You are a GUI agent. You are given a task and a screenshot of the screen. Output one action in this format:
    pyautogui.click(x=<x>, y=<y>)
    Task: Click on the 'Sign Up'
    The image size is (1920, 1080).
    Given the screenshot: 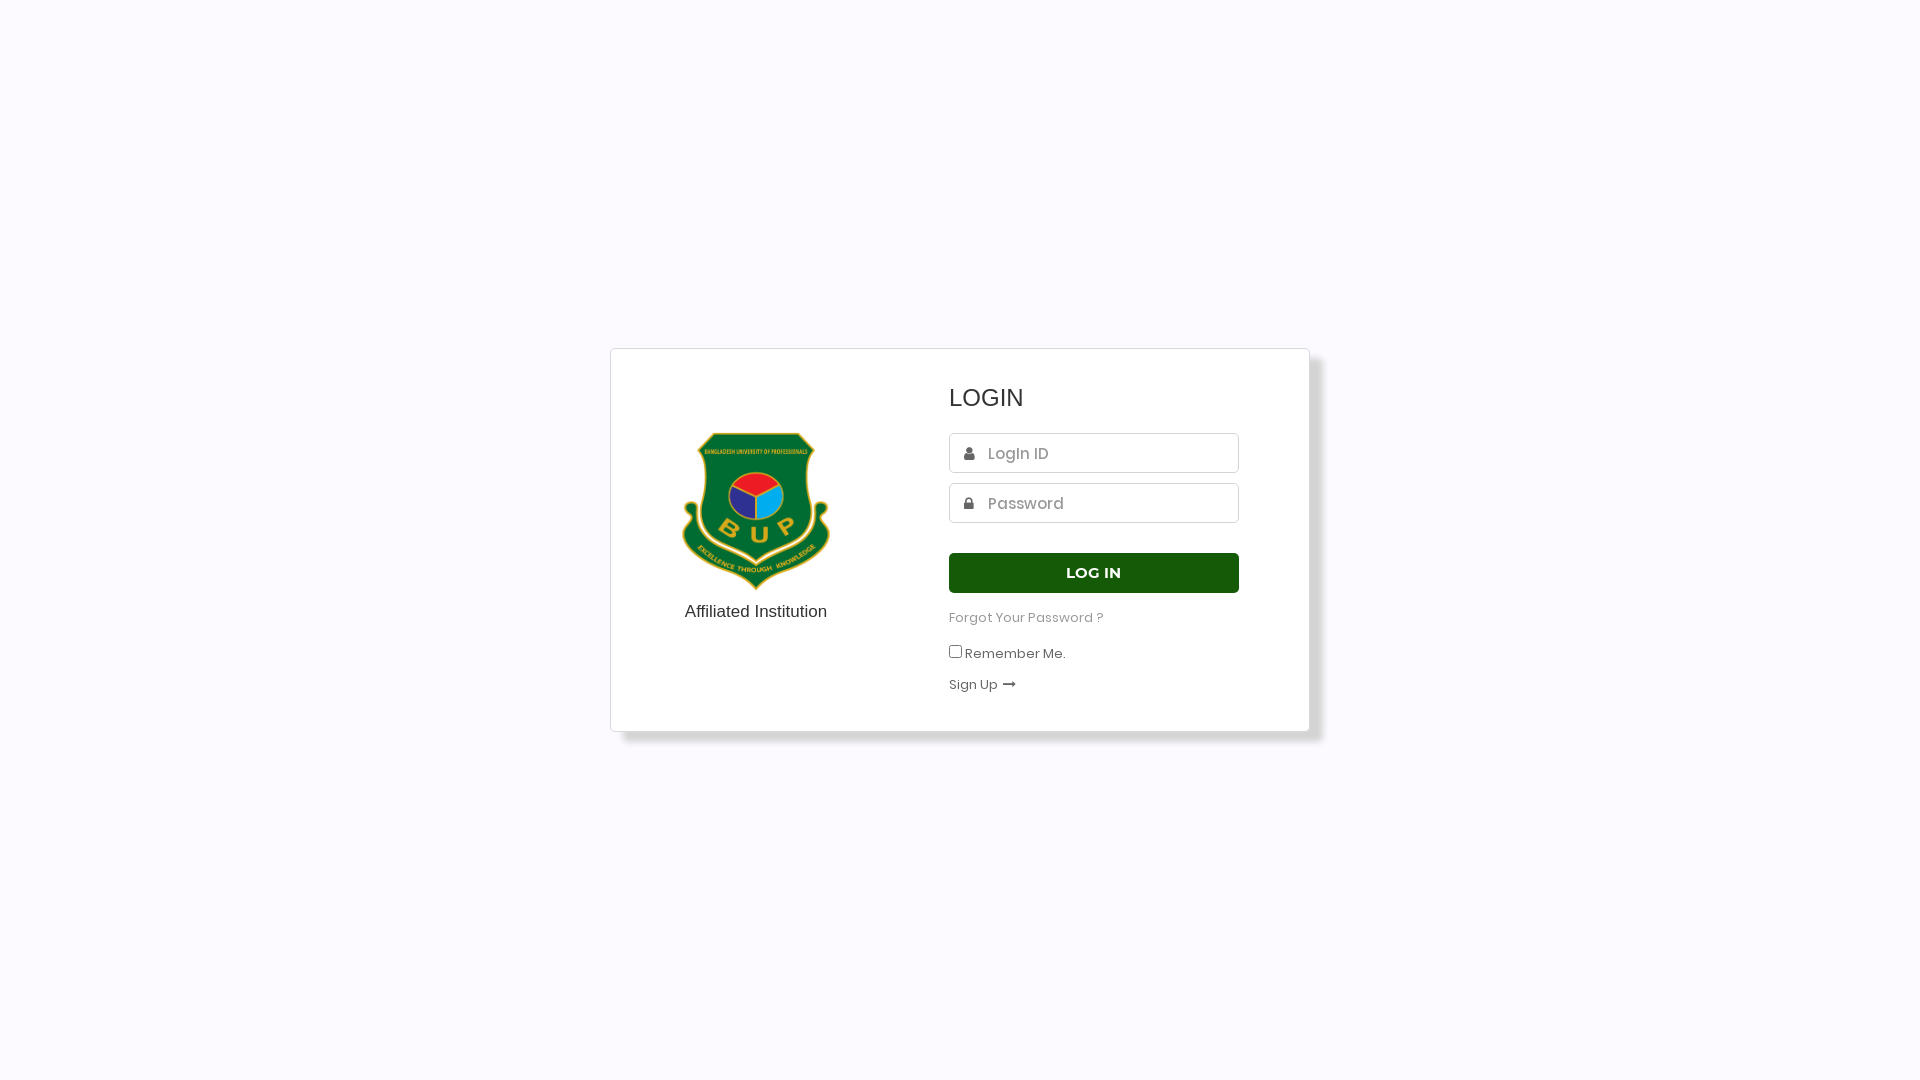 What is the action you would take?
    pyautogui.click(x=948, y=683)
    